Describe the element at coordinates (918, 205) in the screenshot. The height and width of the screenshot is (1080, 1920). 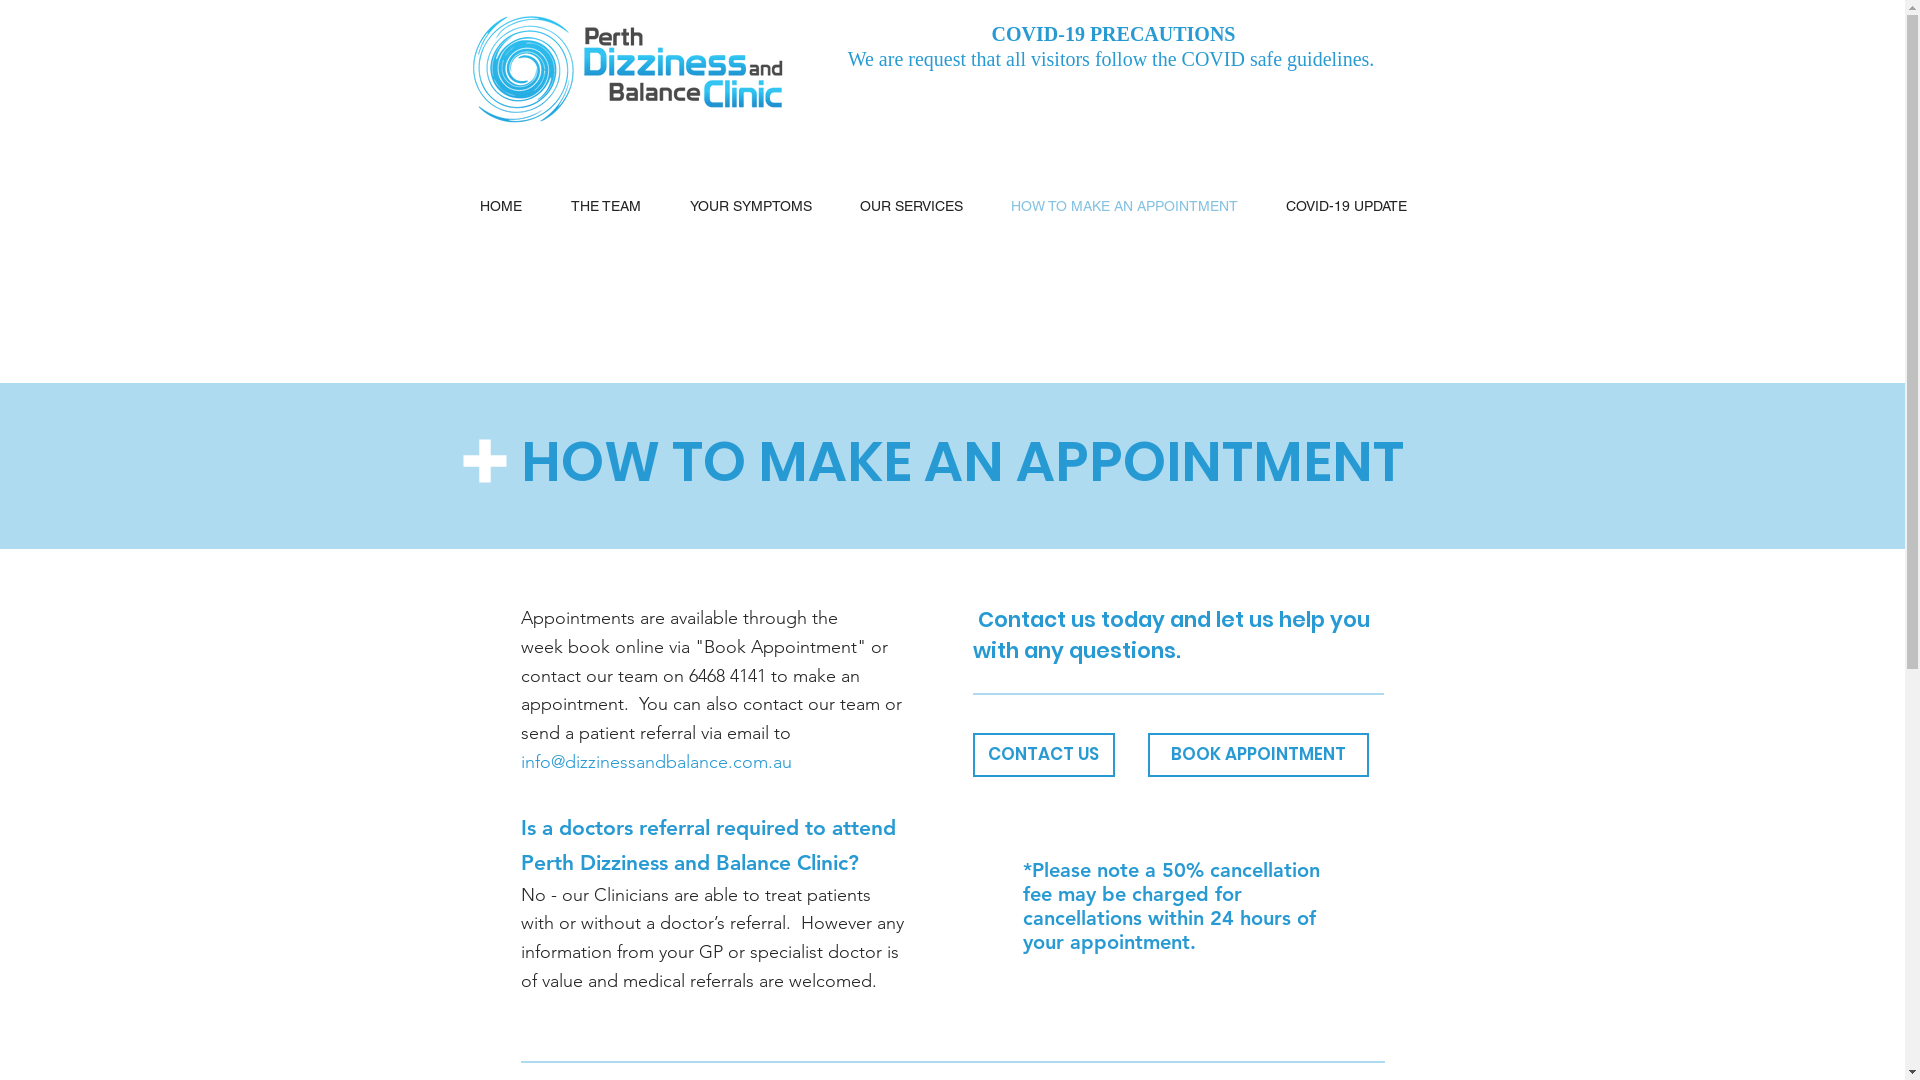
I see `'OUR SERVICES'` at that location.